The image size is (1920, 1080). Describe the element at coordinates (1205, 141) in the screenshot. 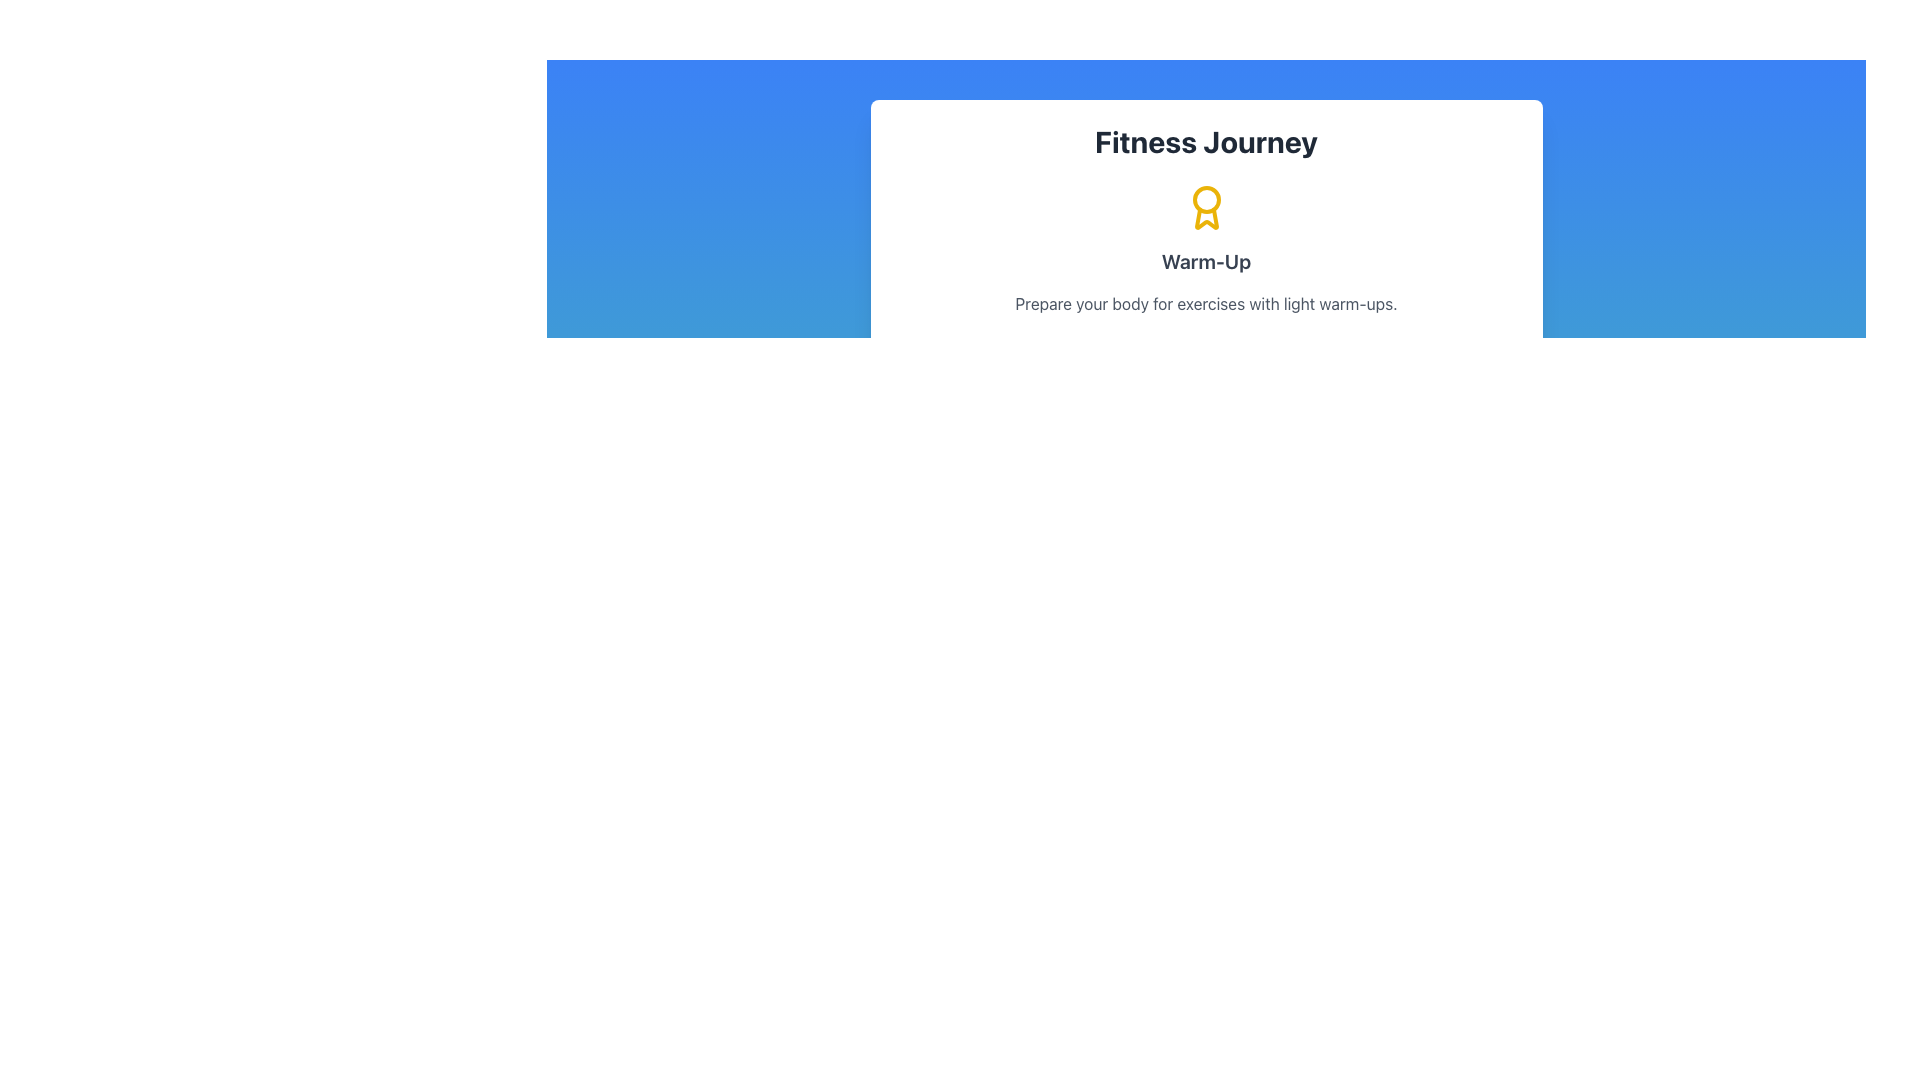

I see `the 'Fitness Journey' text label, which is a bold, large dark-colored text centrally aligned within a white content card at the top of the page` at that location.